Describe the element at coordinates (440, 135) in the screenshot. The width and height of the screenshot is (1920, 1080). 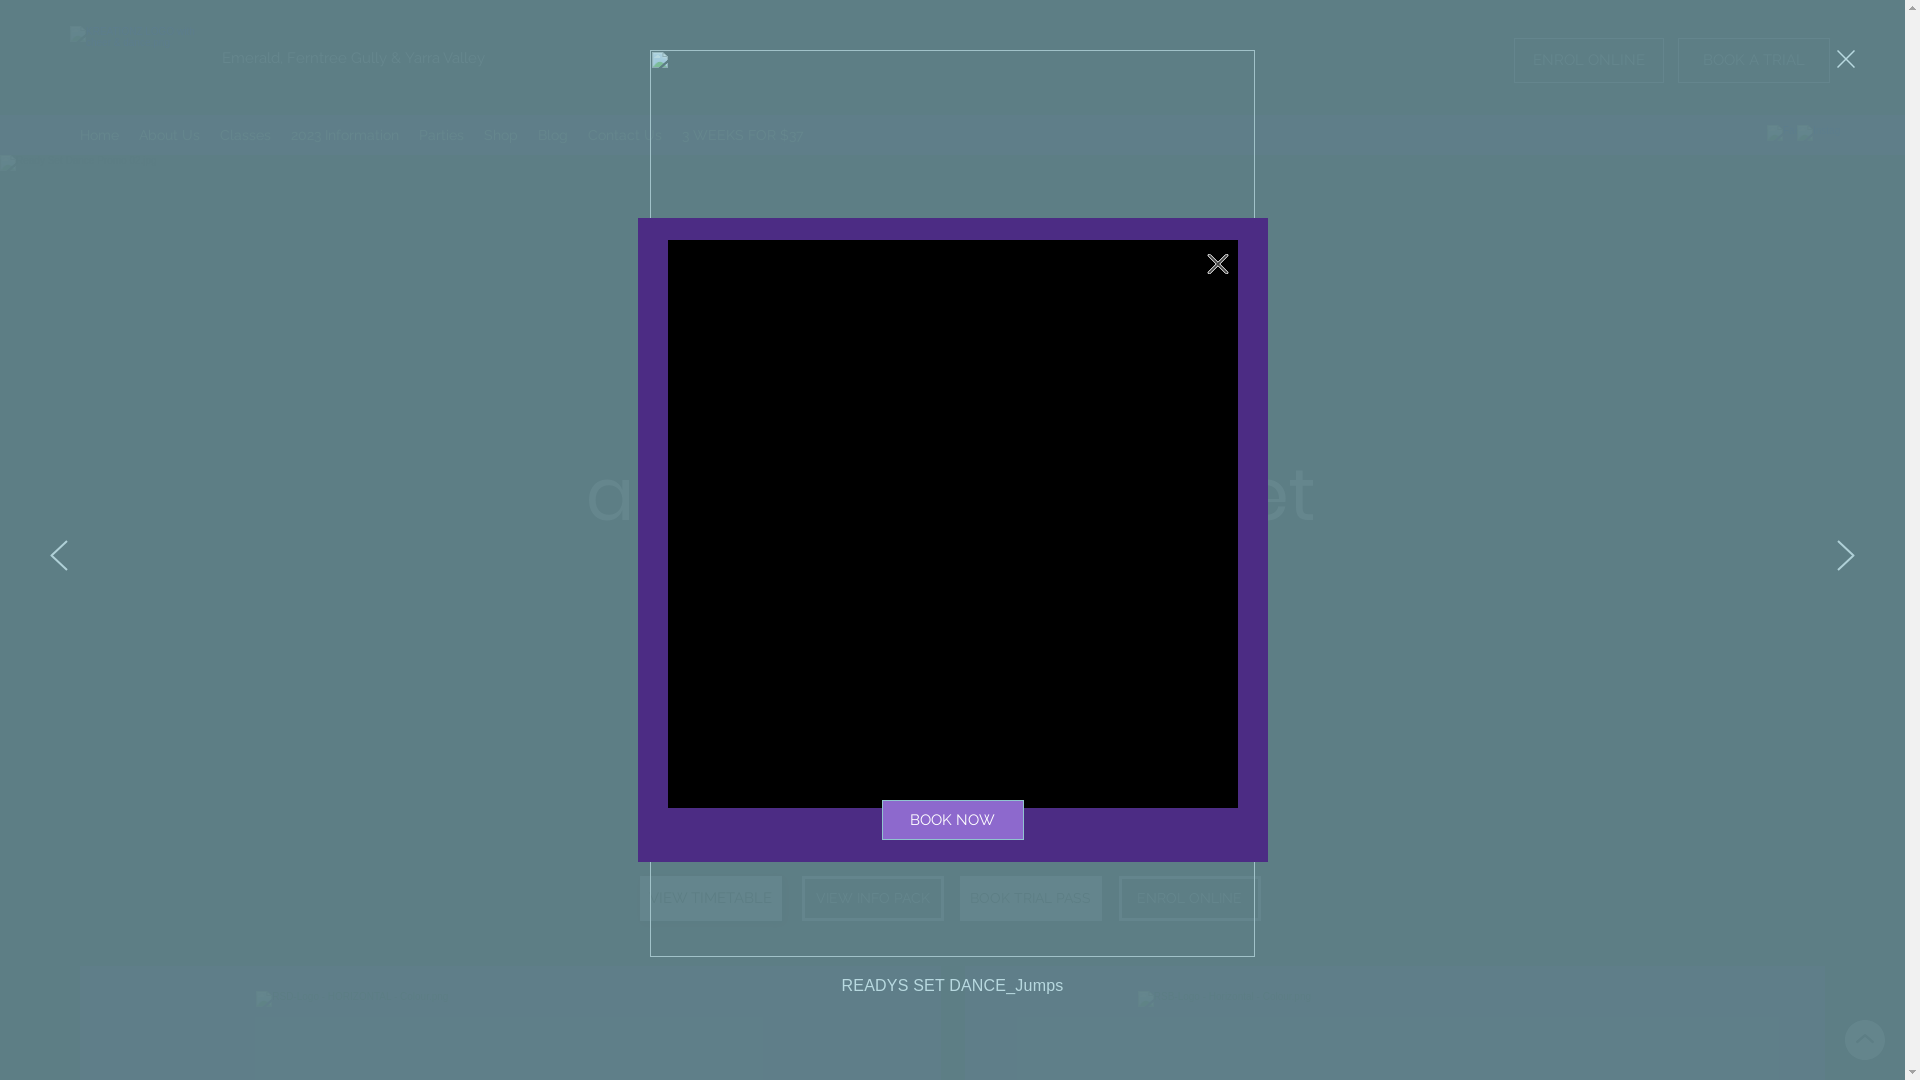
I see `'Parties'` at that location.